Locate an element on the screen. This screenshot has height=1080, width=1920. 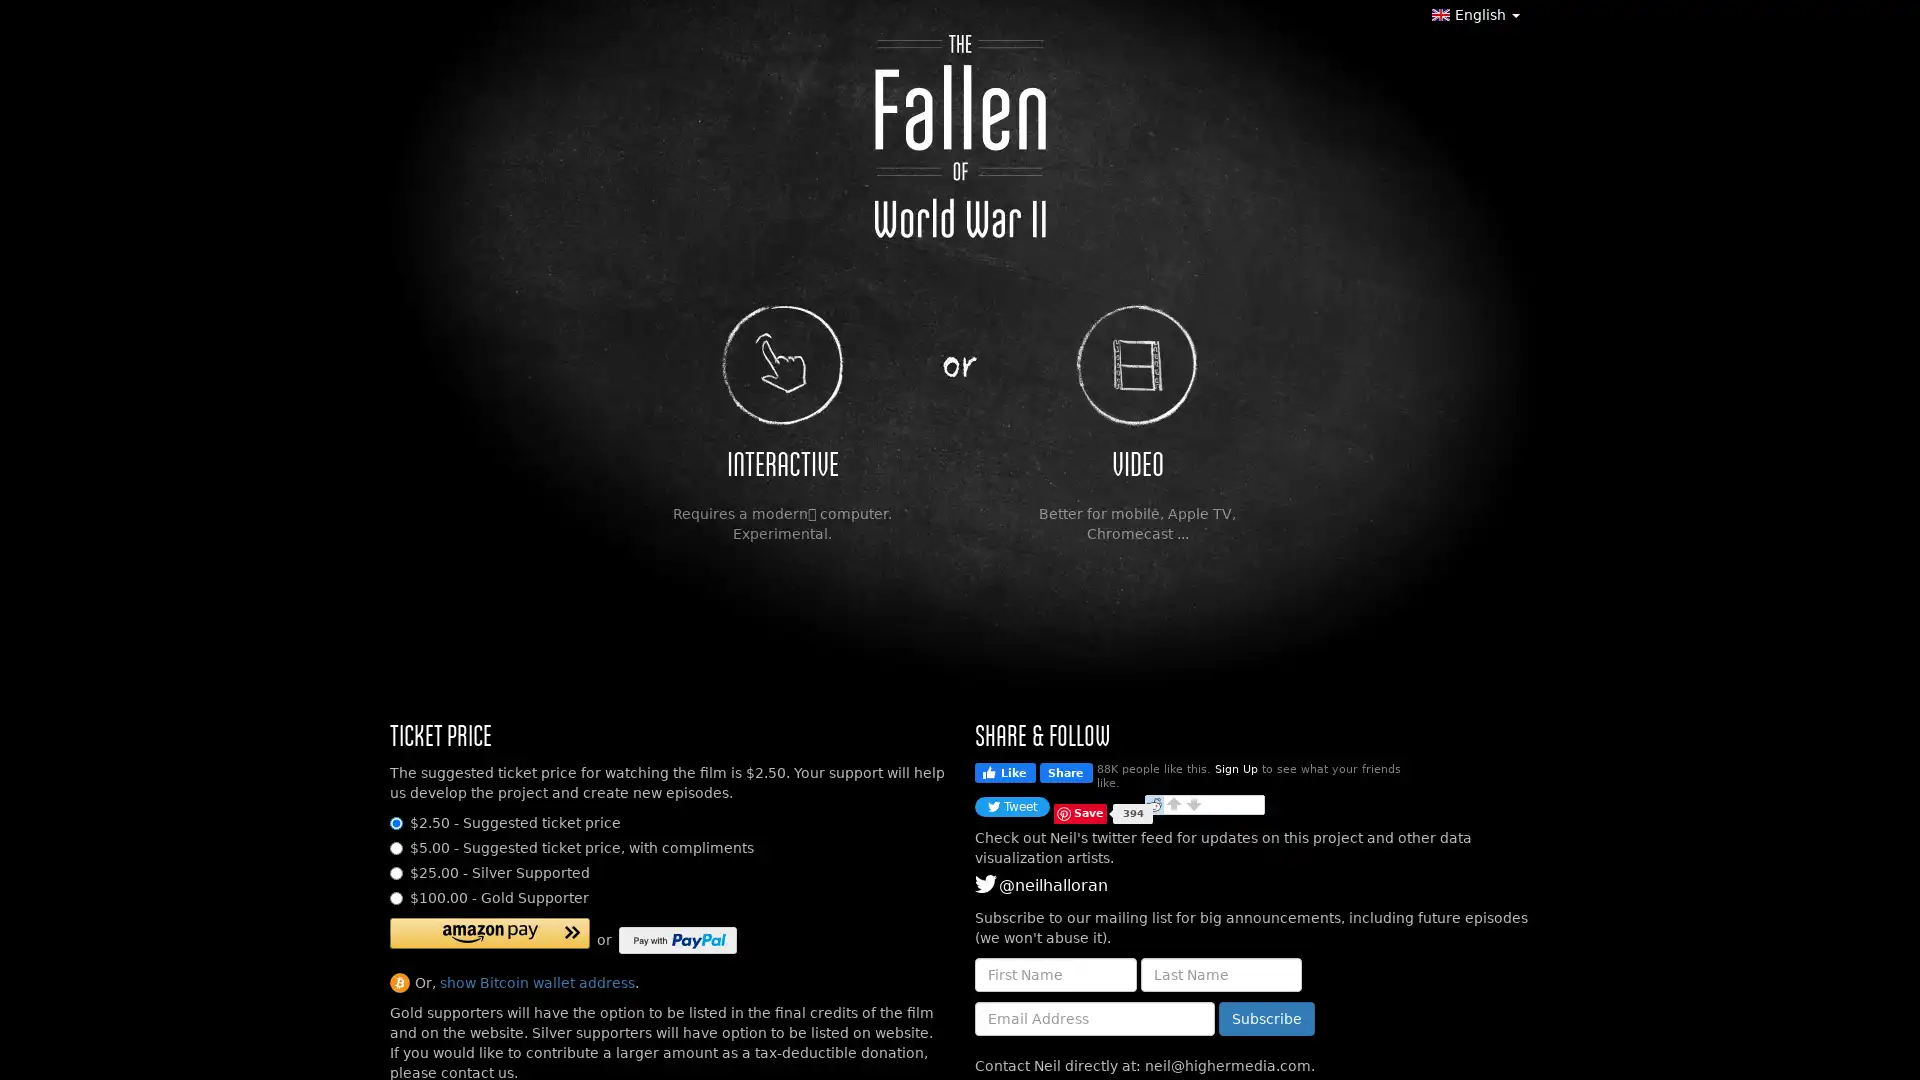
PayPal - The safer, easier way to pay online! is located at coordinates (677, 940).